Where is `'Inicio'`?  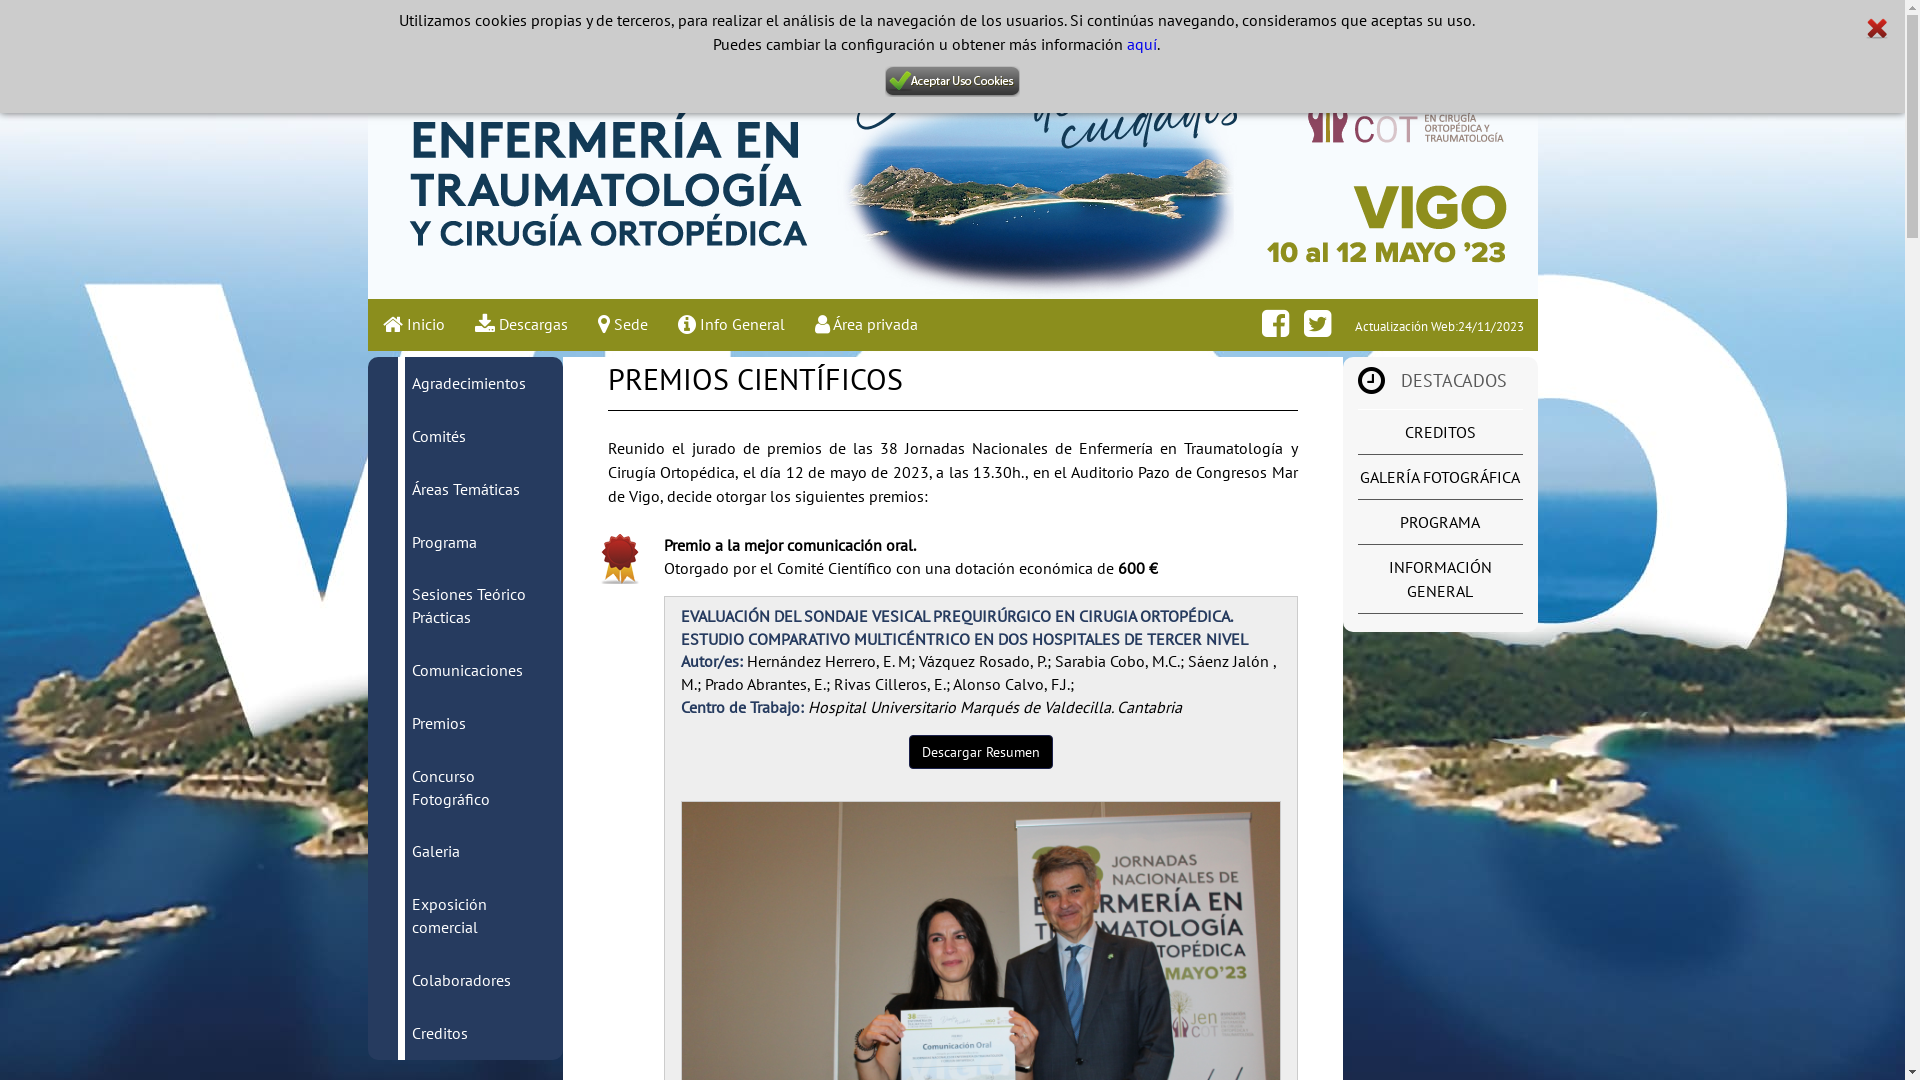 'Inicio' is located at coordinates (412, 323).